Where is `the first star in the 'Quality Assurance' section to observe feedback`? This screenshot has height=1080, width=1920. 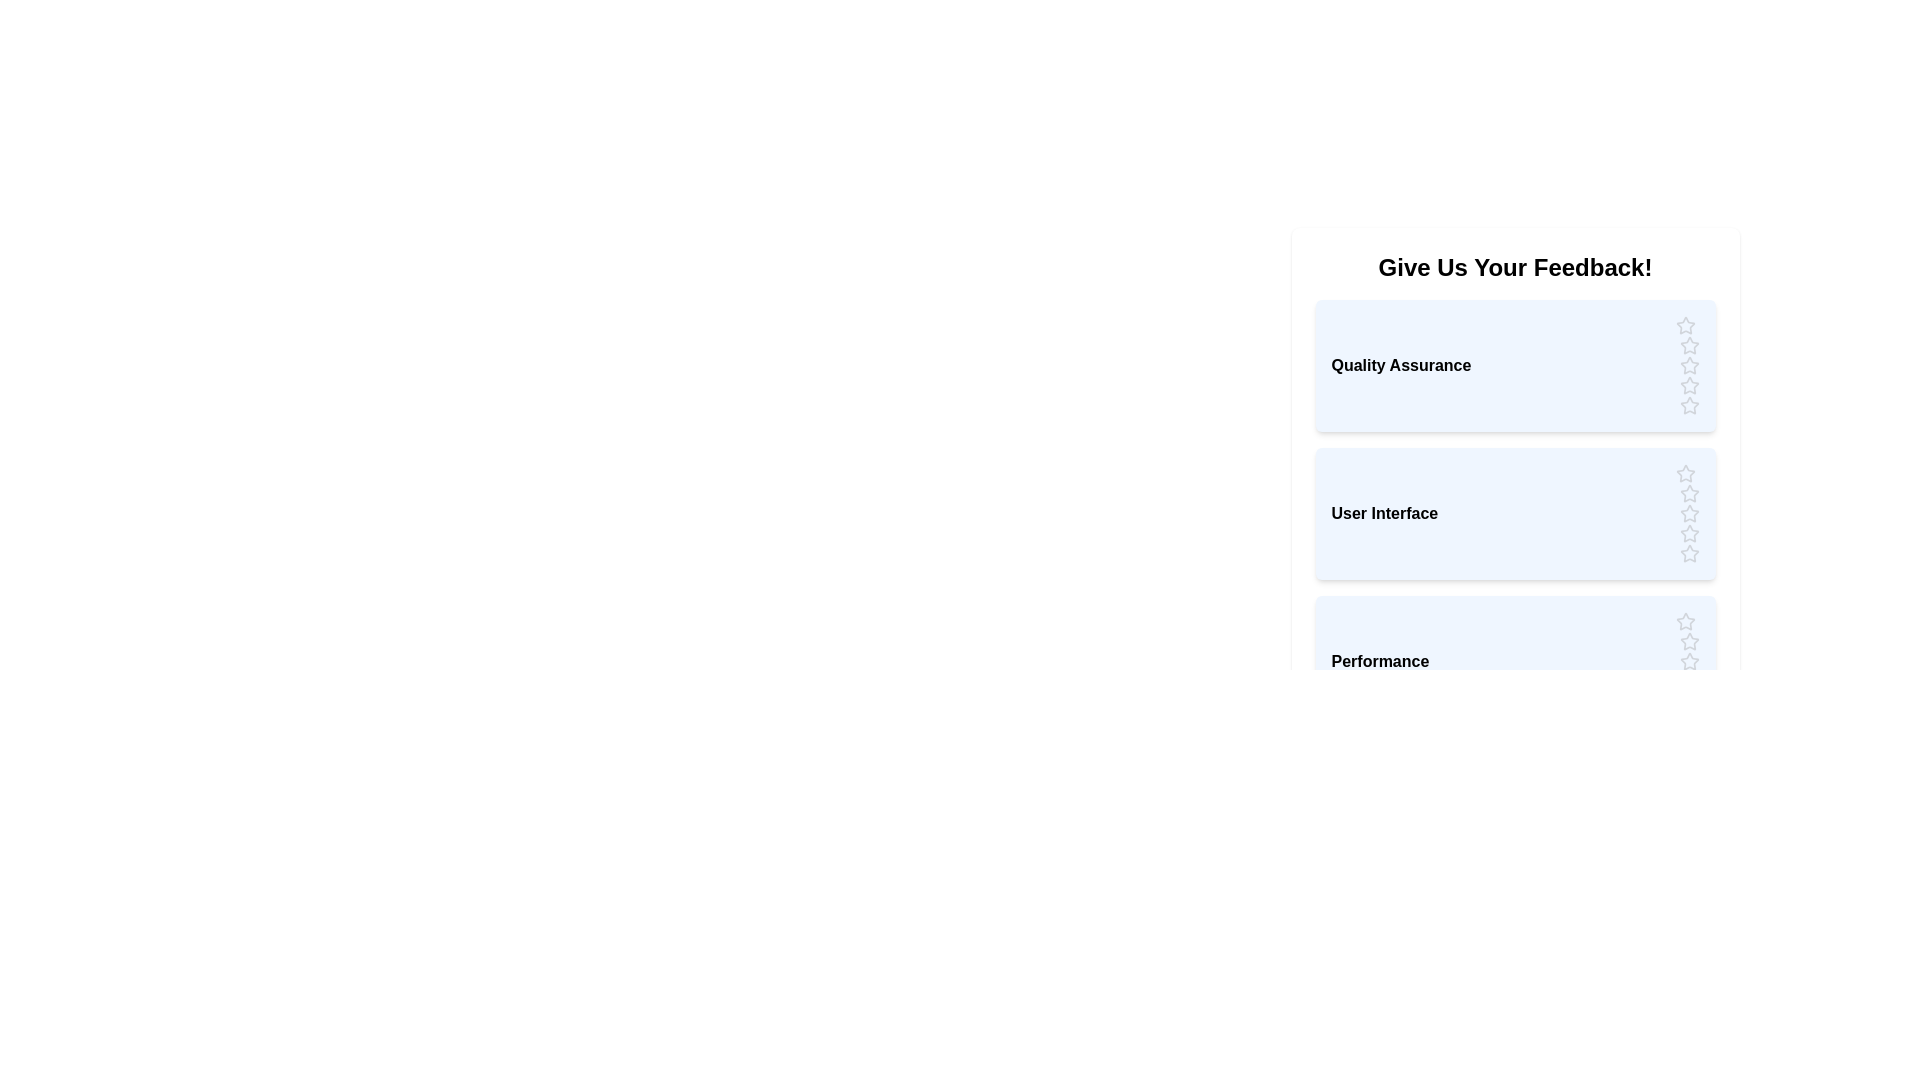 the first star in the 'Quality Assurance' section to observe feedback is located at coordinates (1675, 315).